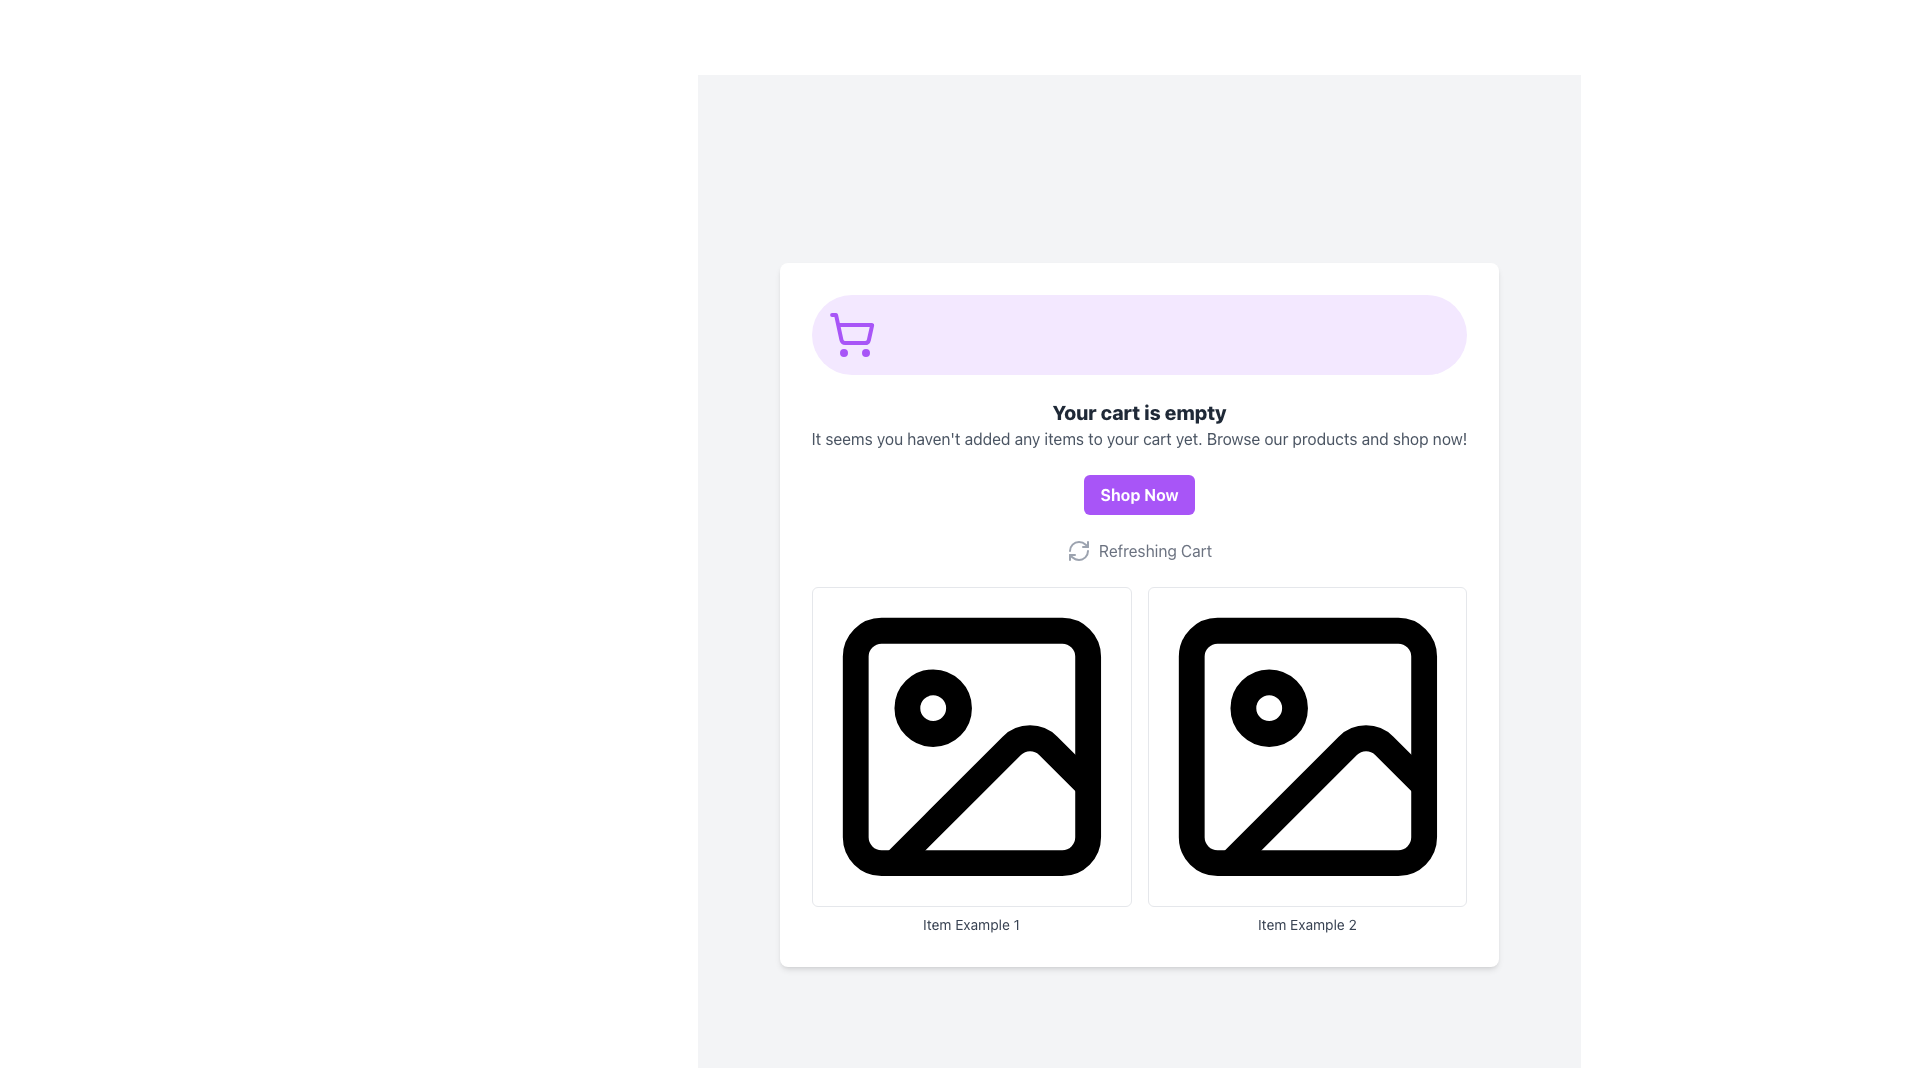 The height and width of the screenshot is (1080, 1920). Describe the element at coordinates (1155, 551) in the screenshot. I see `the text label displaying 'Refreshing Cart' which is located below the 'Shop Now' button and to the right of a refresh icon` at that location.